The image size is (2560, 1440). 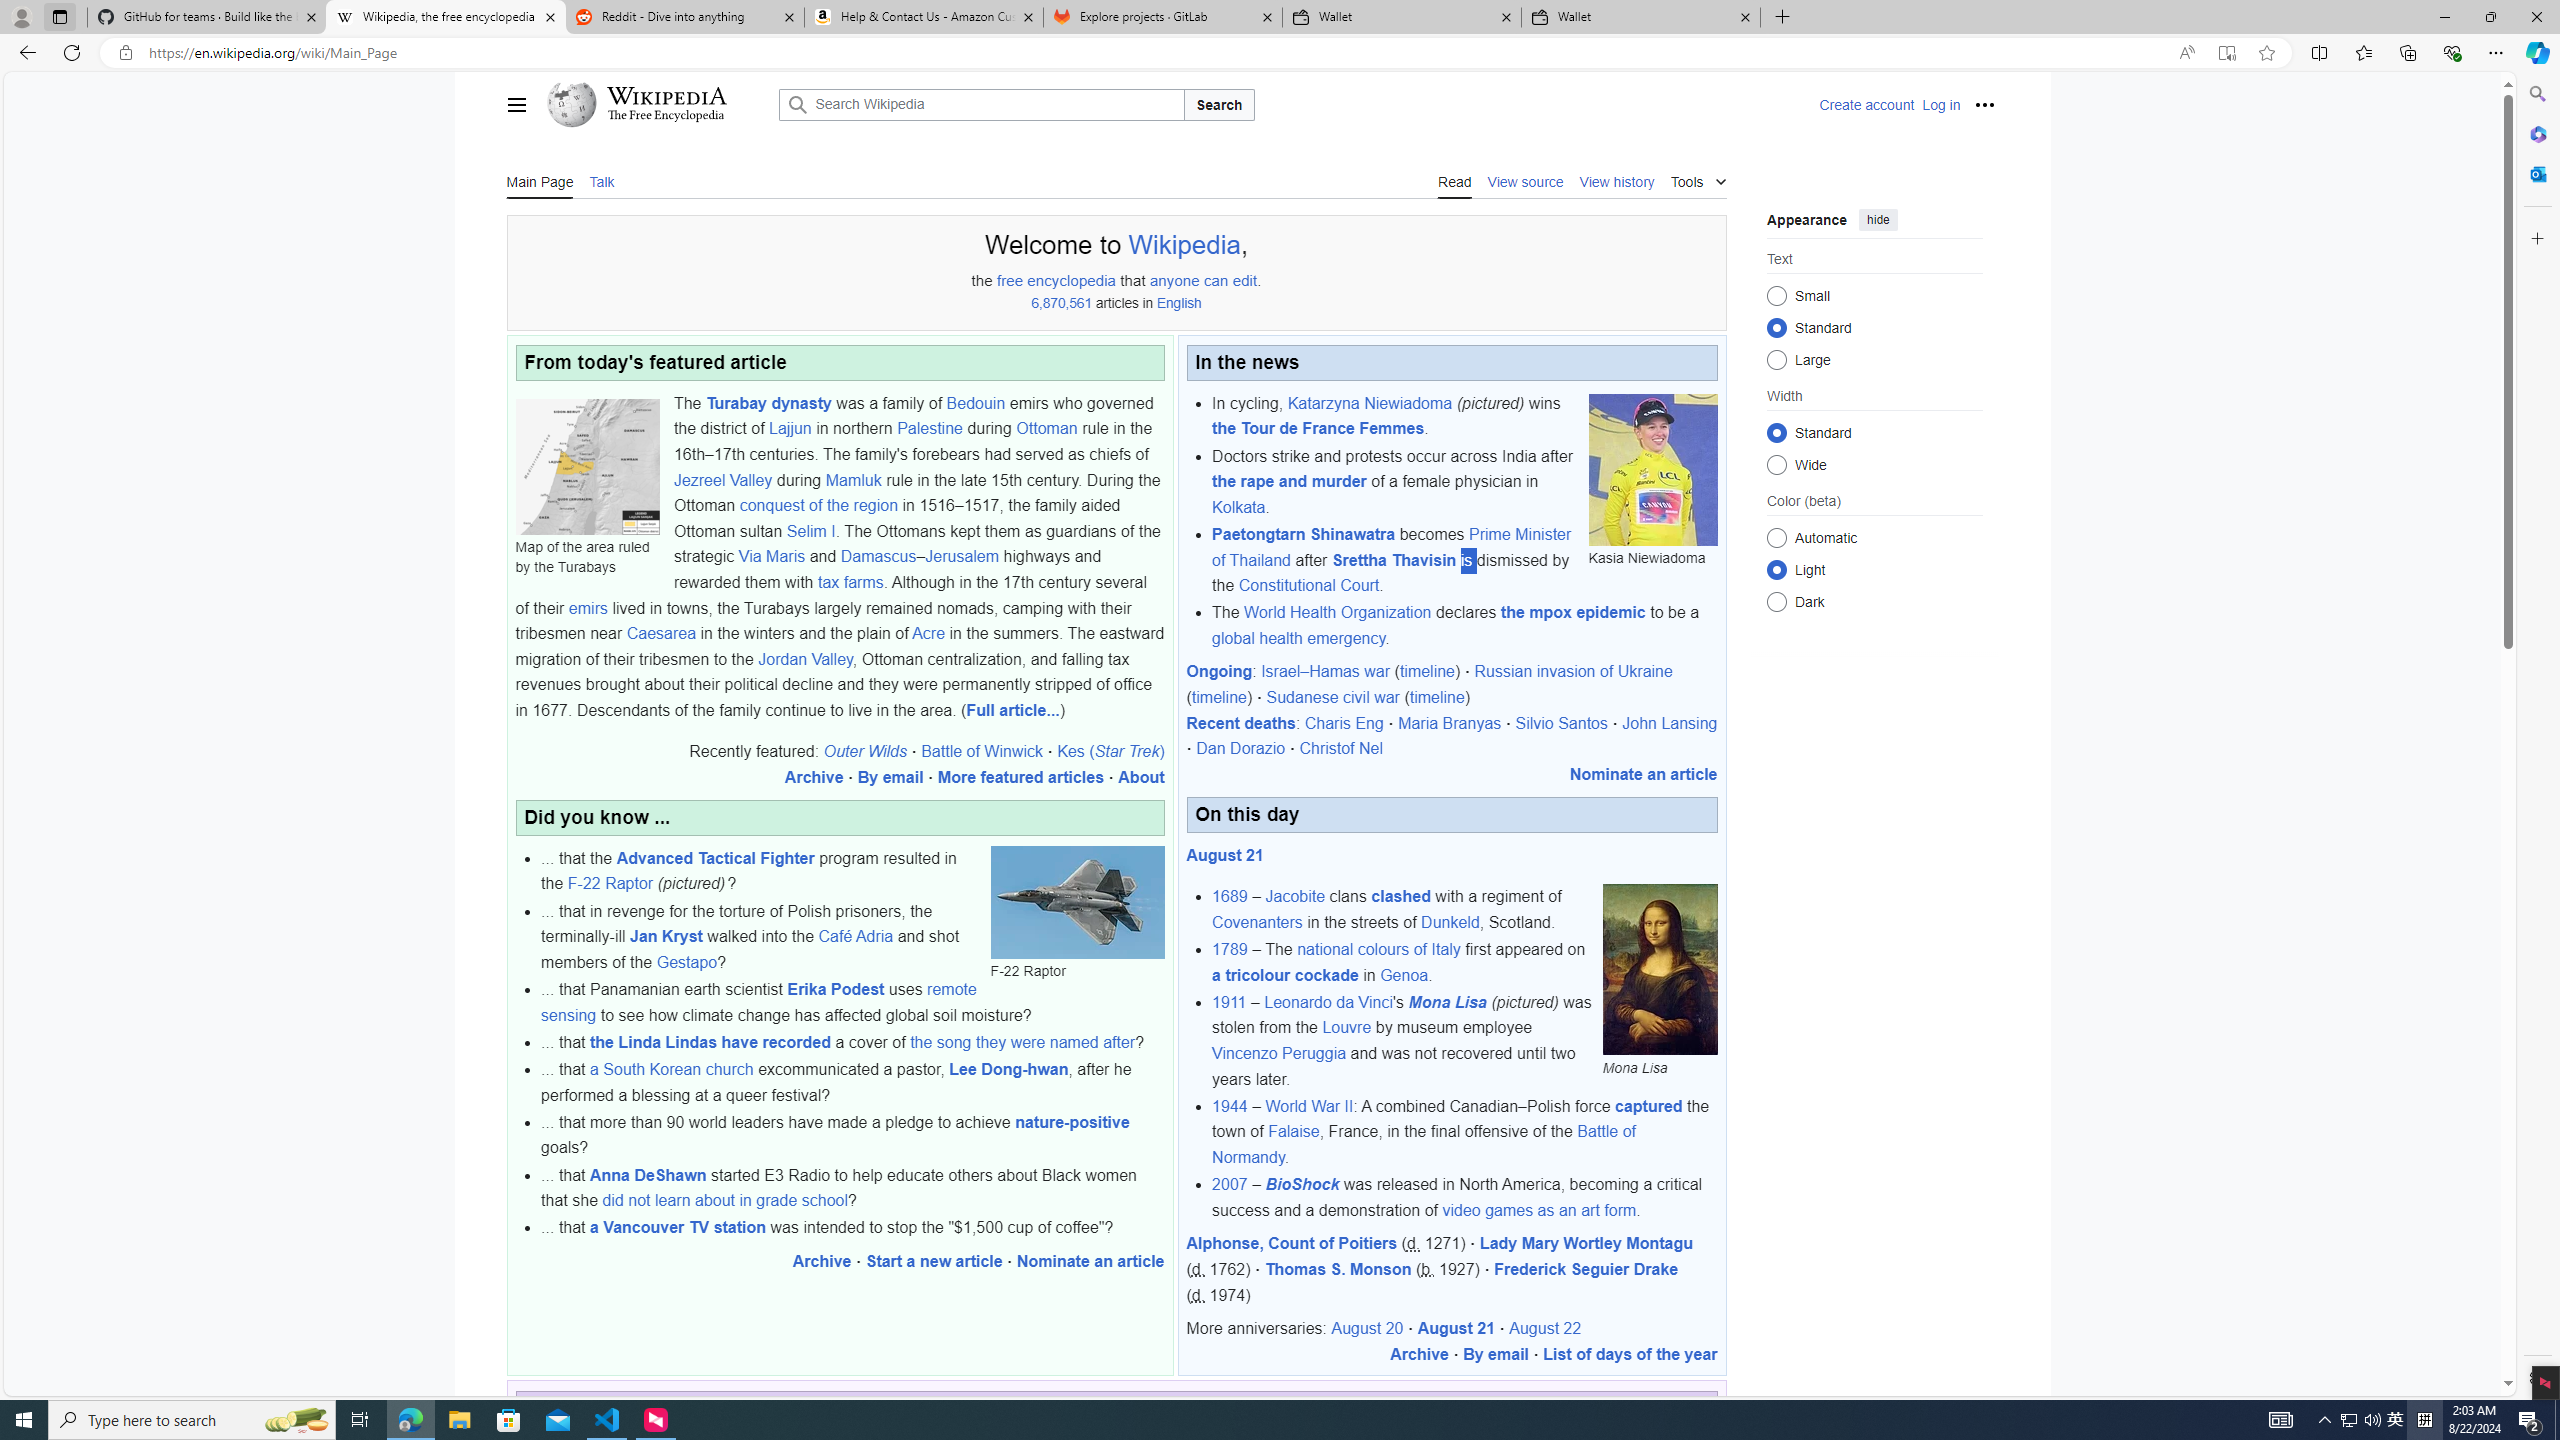 I want to click on 'Louvre', so click(x=1345, y=1027).